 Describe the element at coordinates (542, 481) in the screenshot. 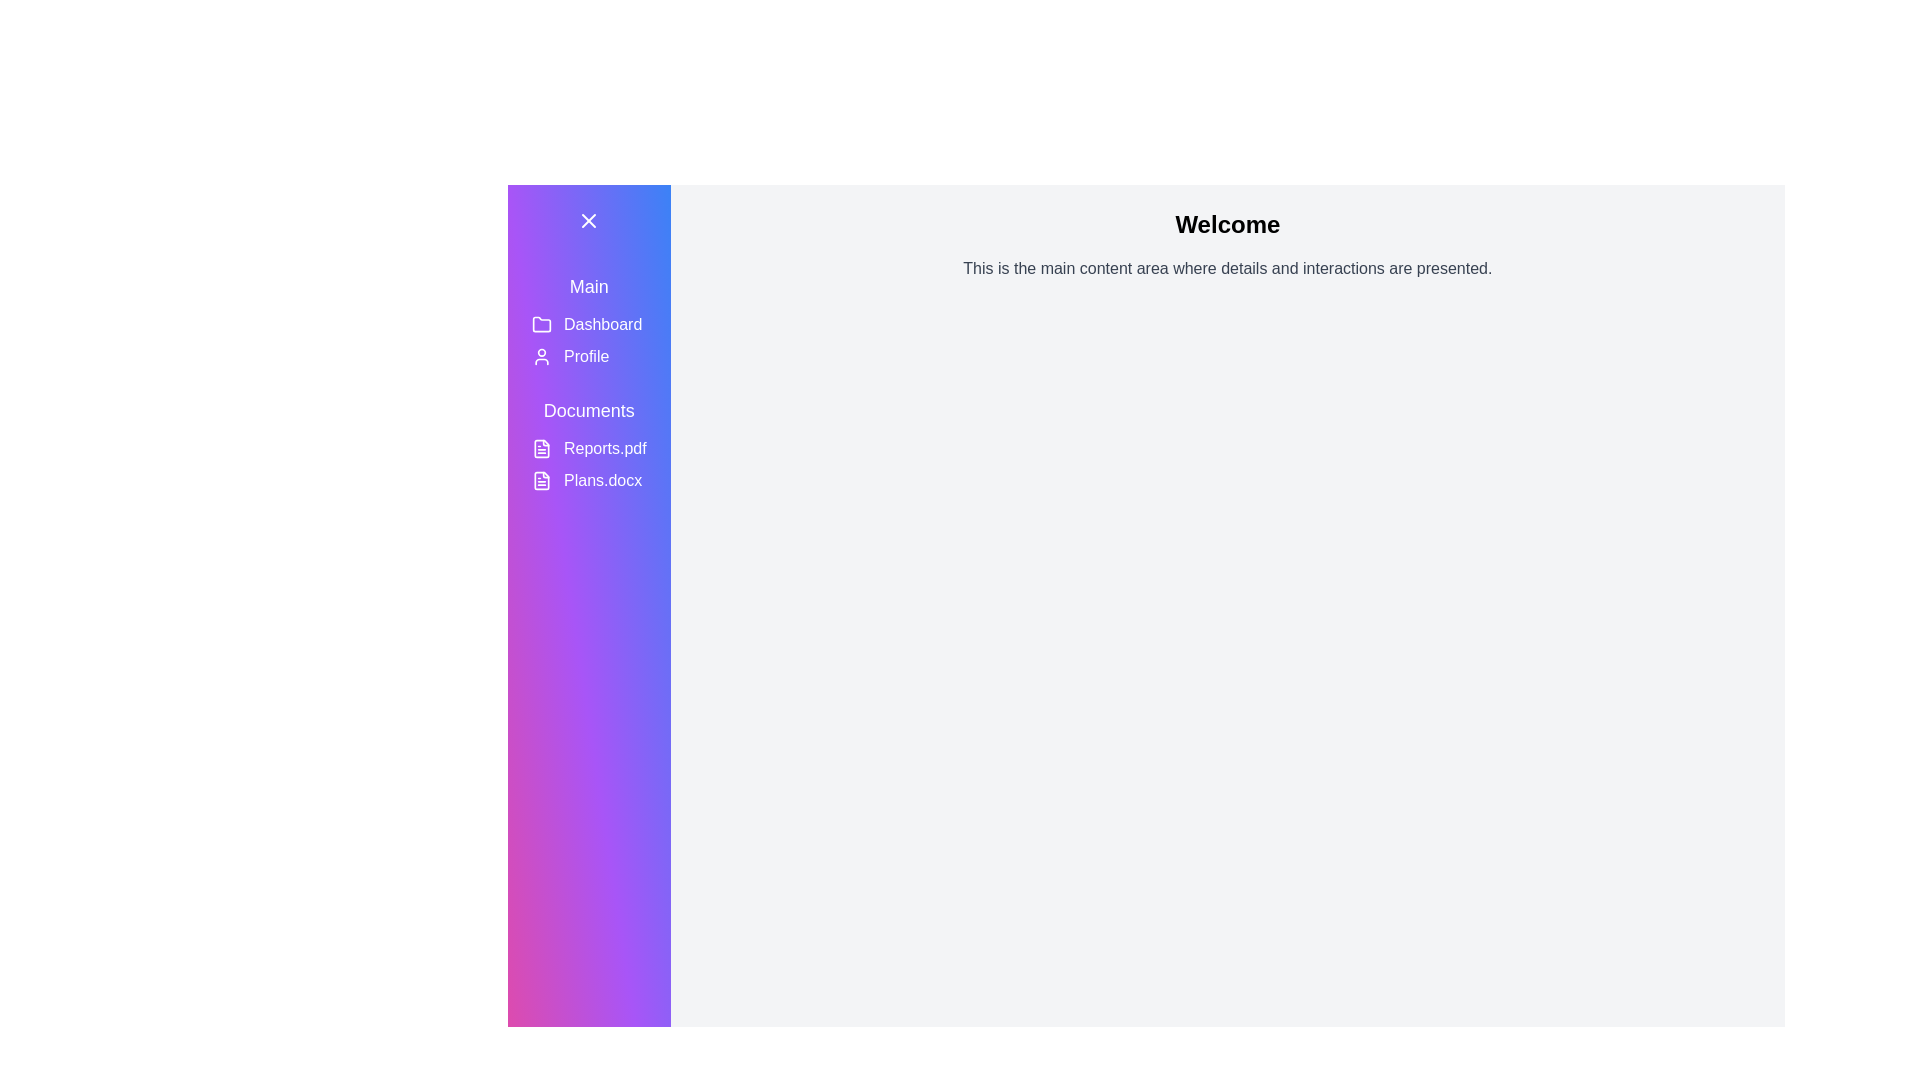

I see `the document file icon represented by a thin-lined SVG design, located to the left of the text 'Plans.docx' in the sidebar menu under the 'Documents' section` at that location.